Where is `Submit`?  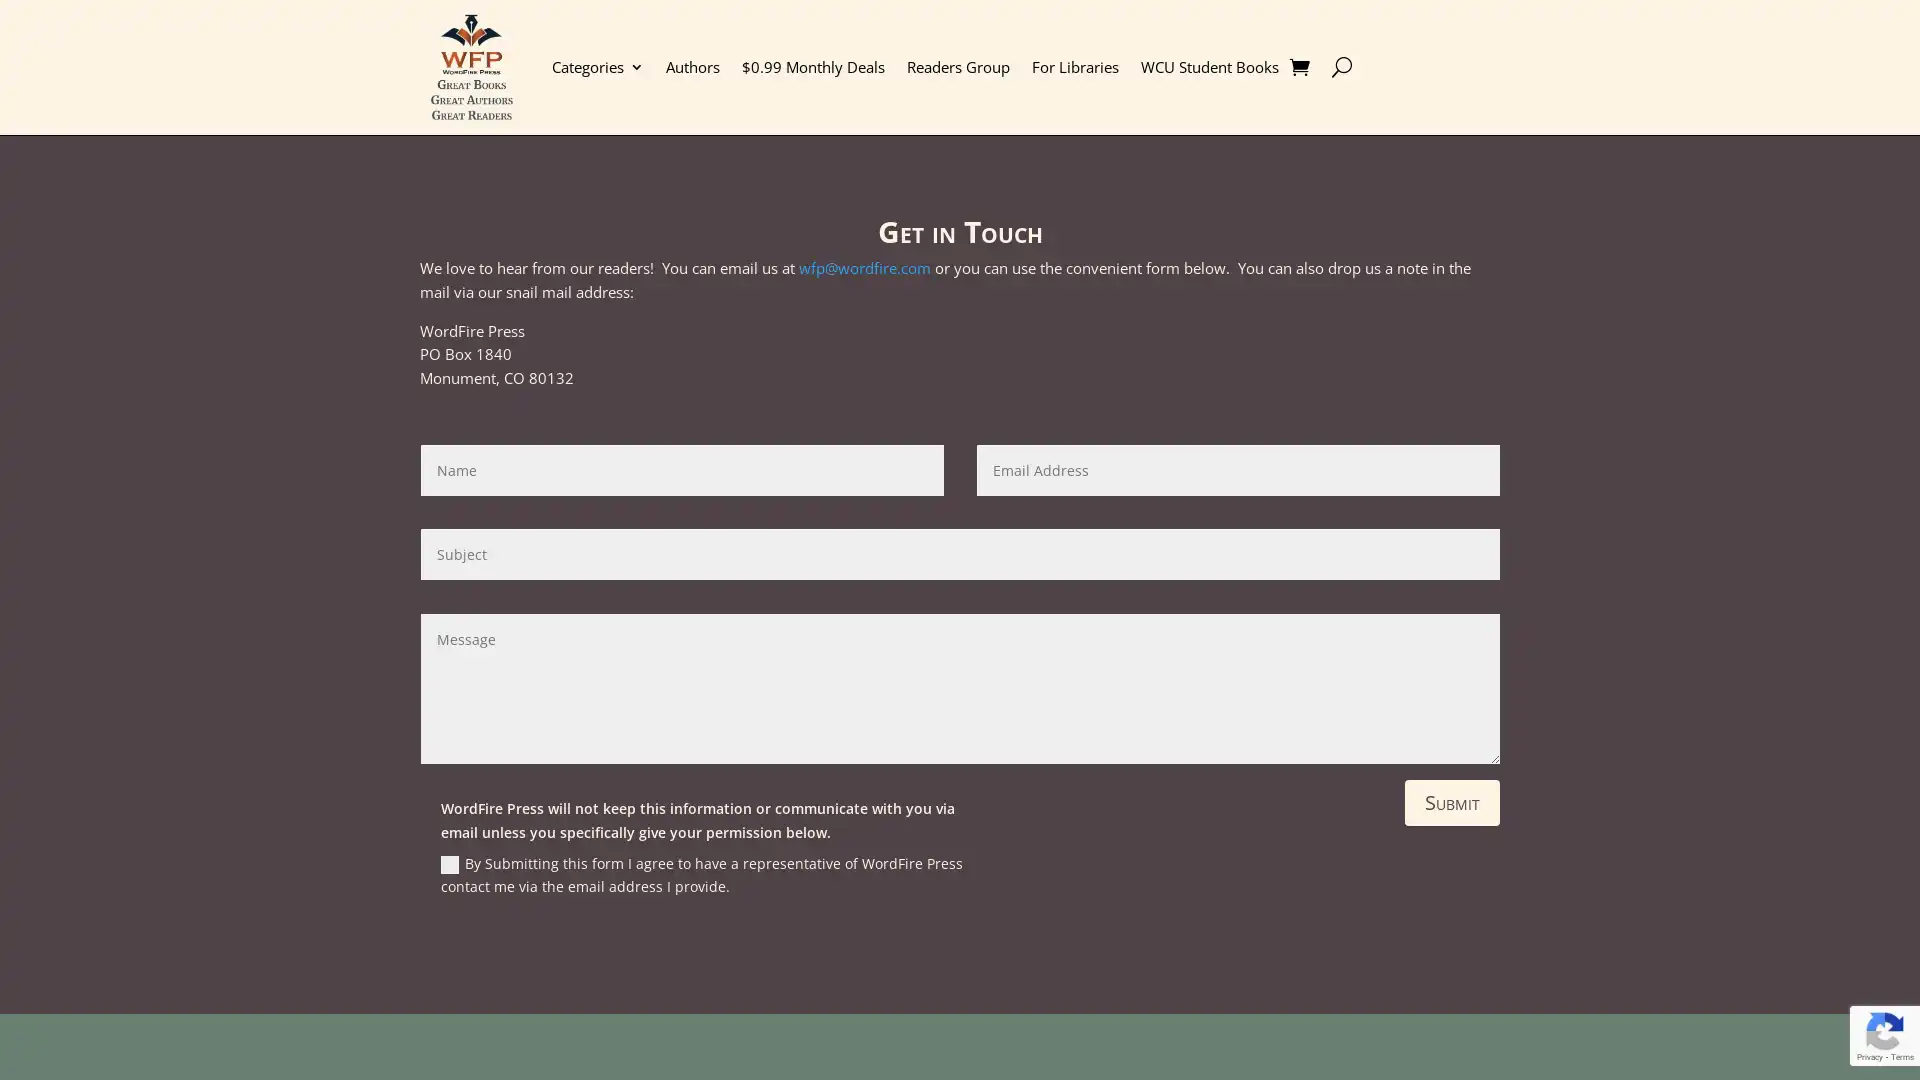
Submit is located at coordinates (1452, 801).